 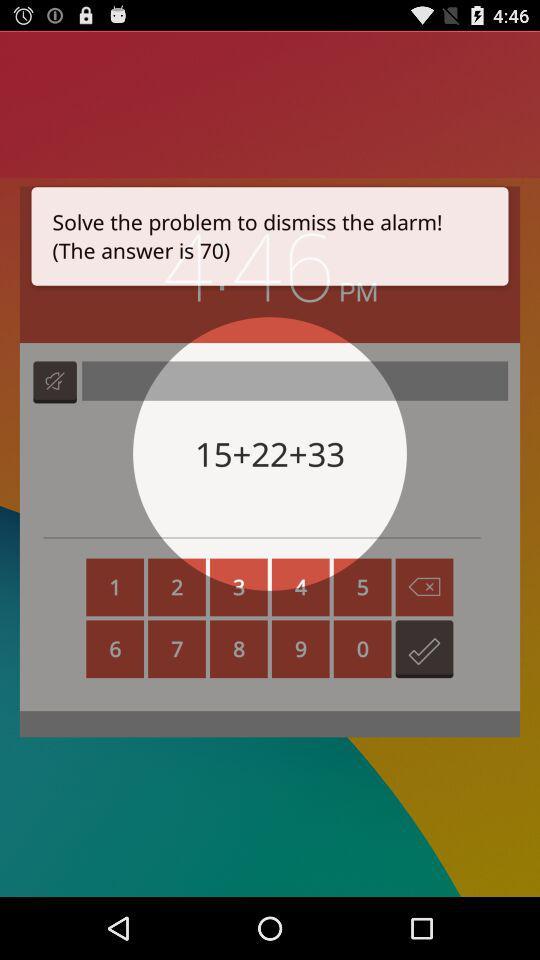 What do you see at coordinates (55, 407) in the screenshot?
I see `the volume icon` at bounding box center [55, 407].